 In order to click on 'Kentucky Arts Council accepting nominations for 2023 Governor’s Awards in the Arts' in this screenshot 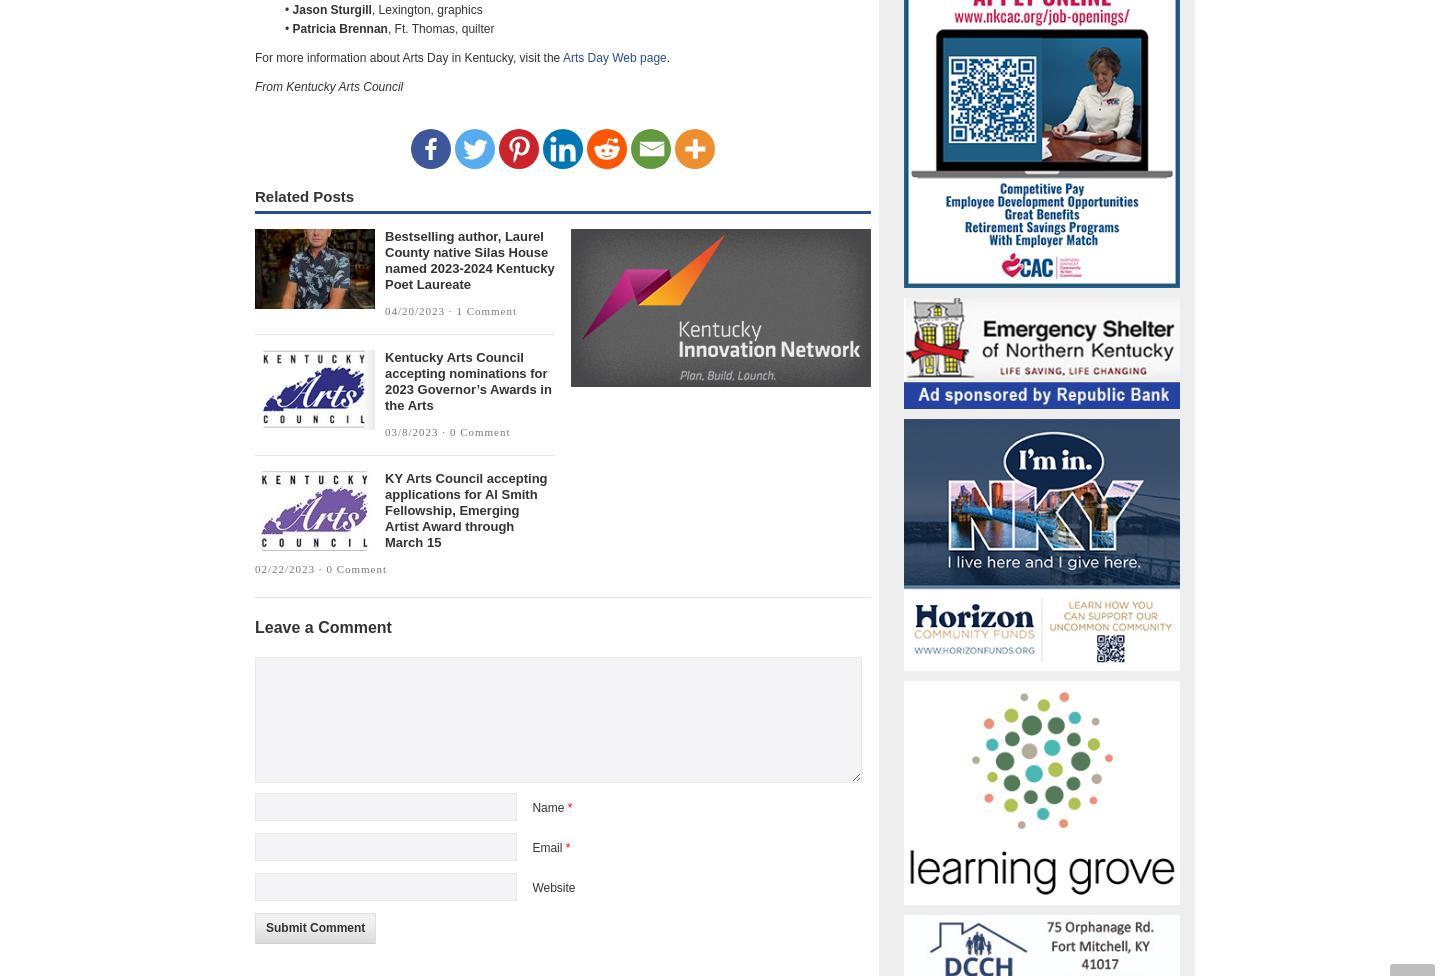, I will do `click(467, 380)`.